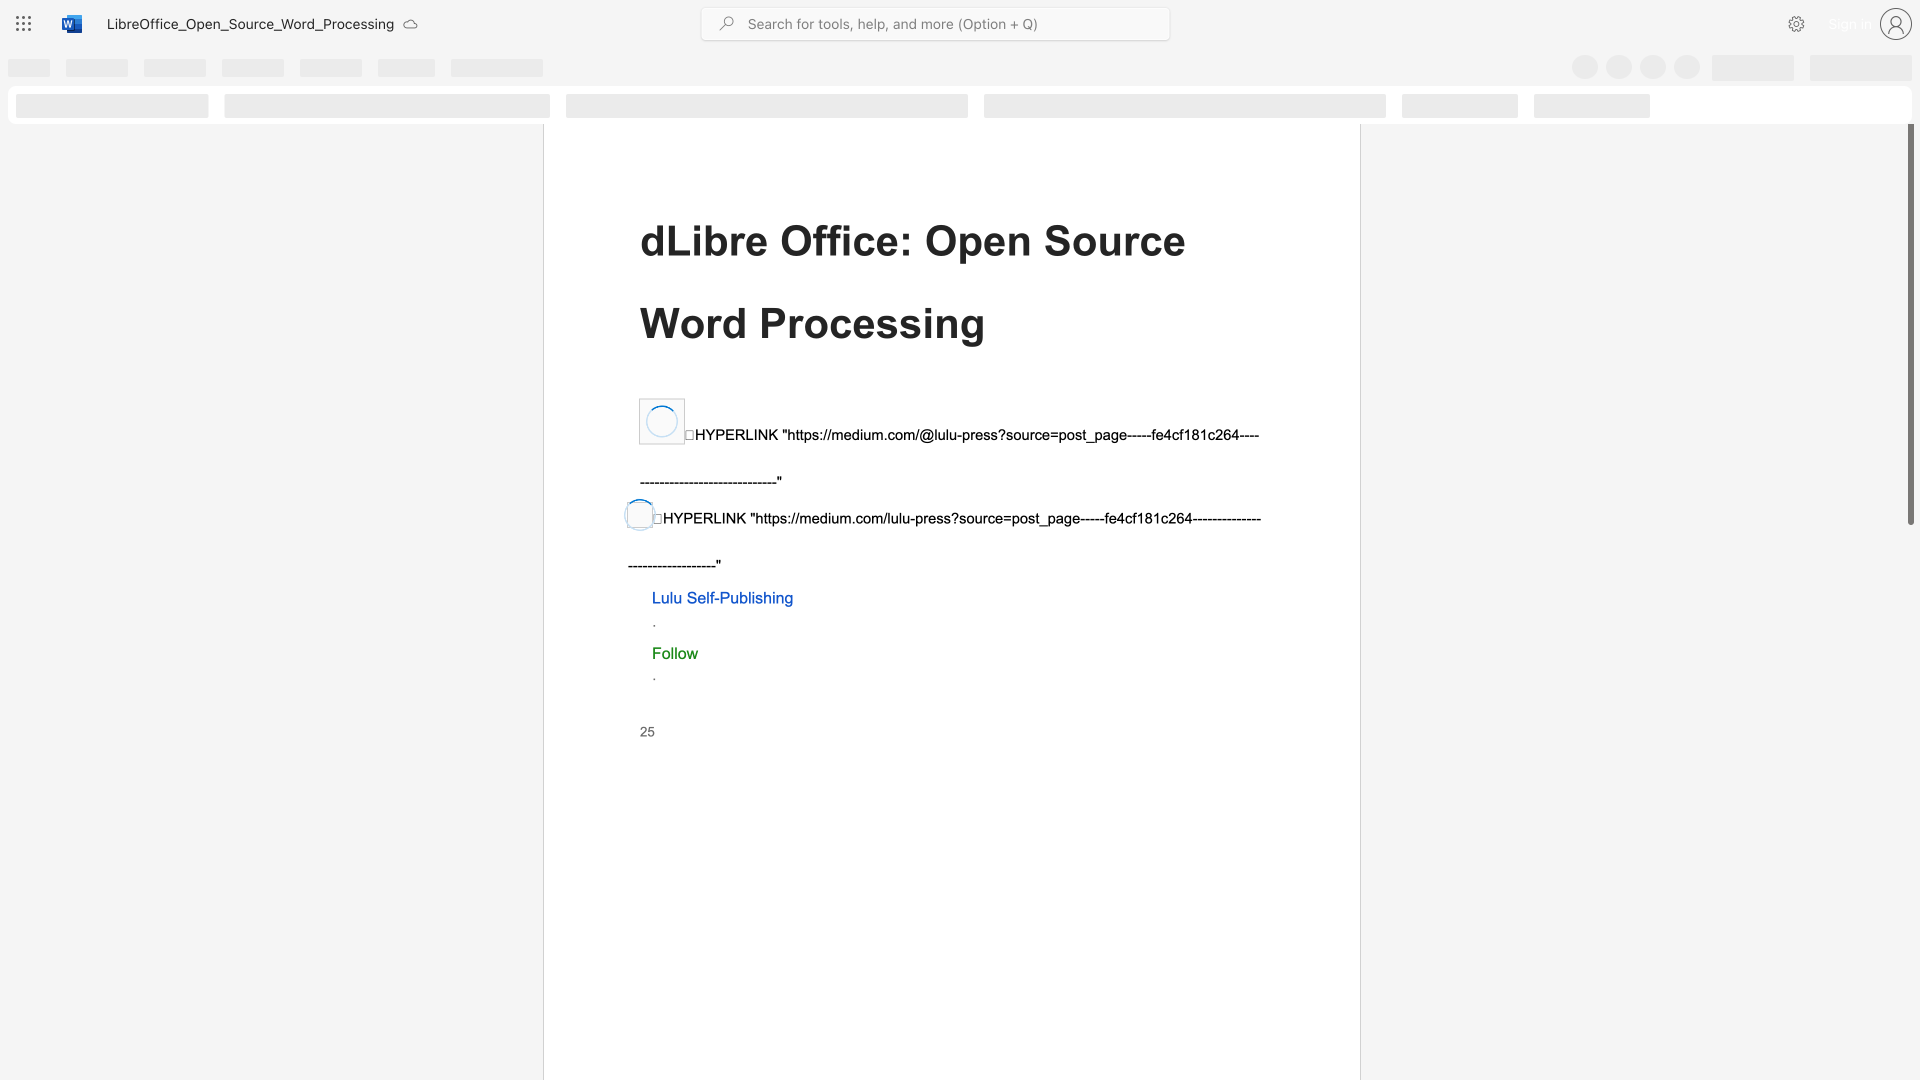 This screenshot has width=1920, height=1080. I want to click on the scrollbar on the right side to scroll the page down, so click(1909, 729).